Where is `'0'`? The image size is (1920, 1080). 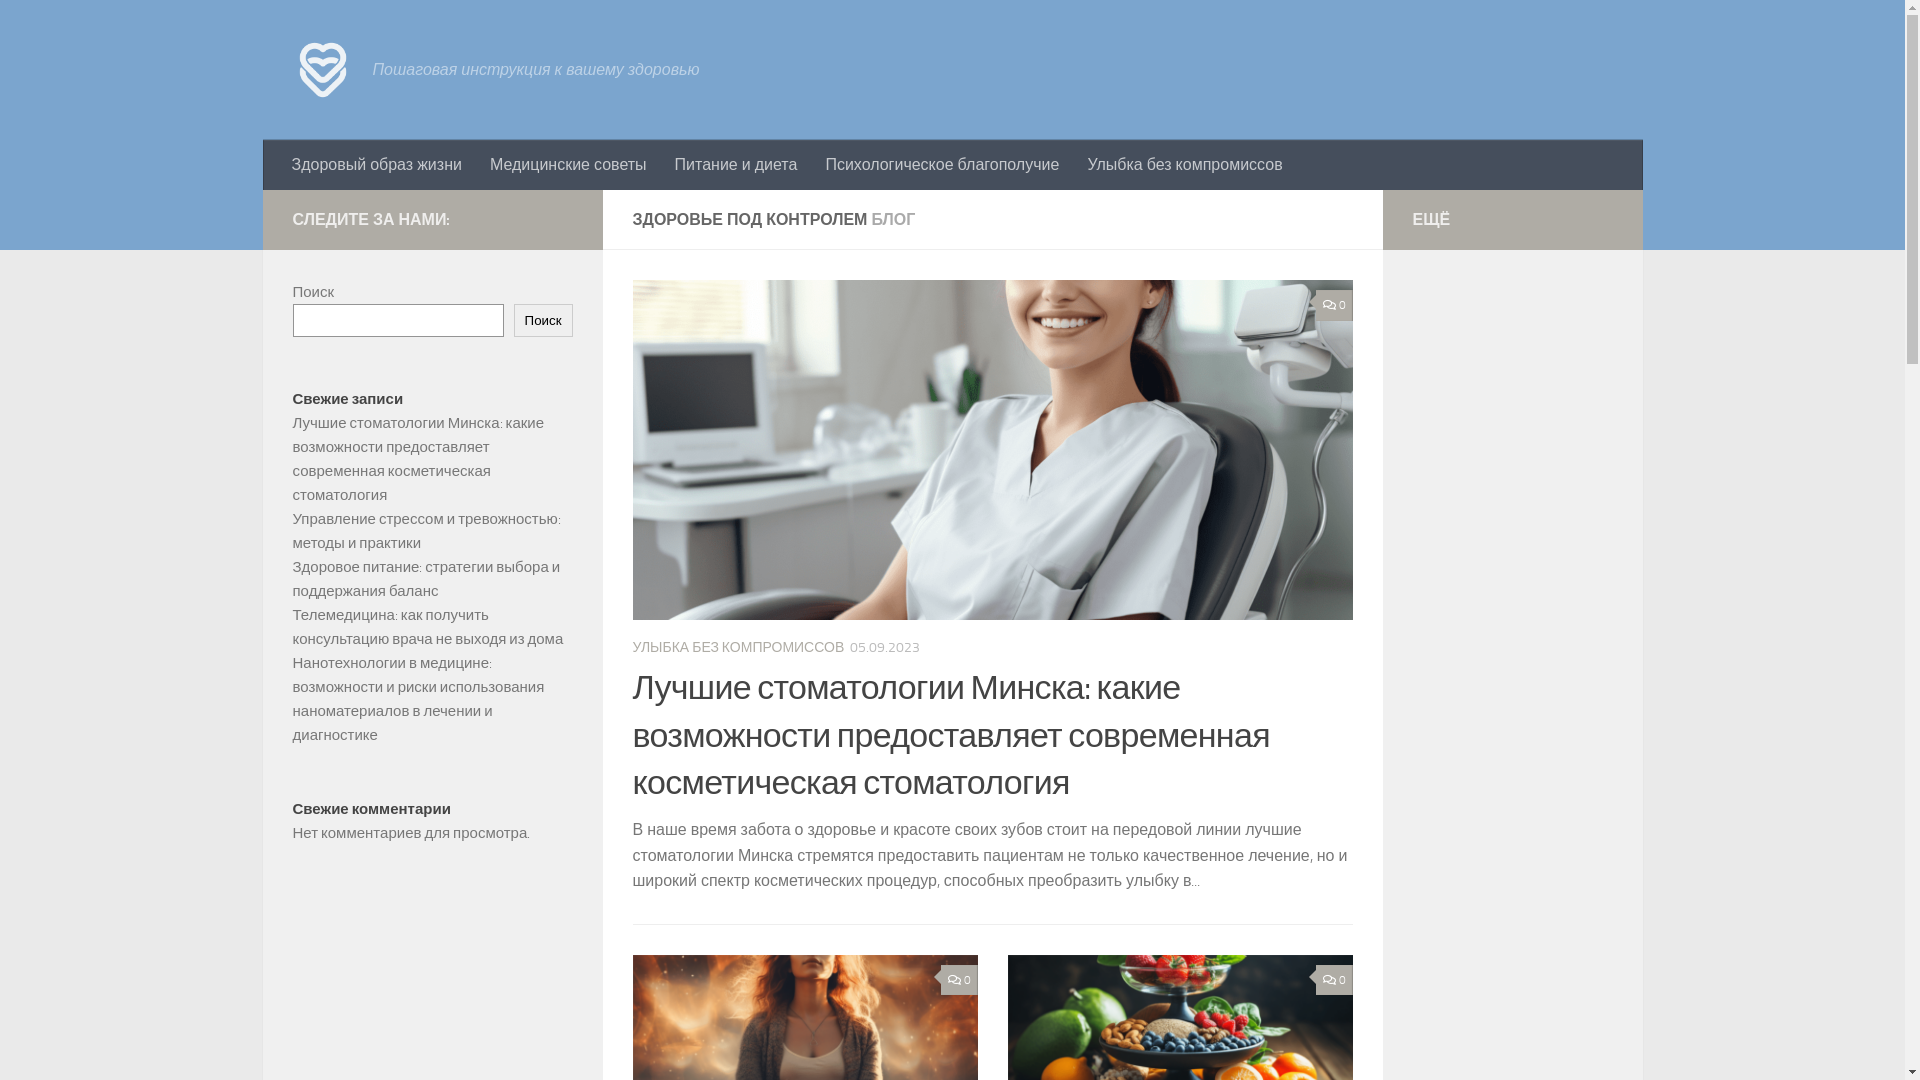
'0' is located at coordinates (1334, 979).